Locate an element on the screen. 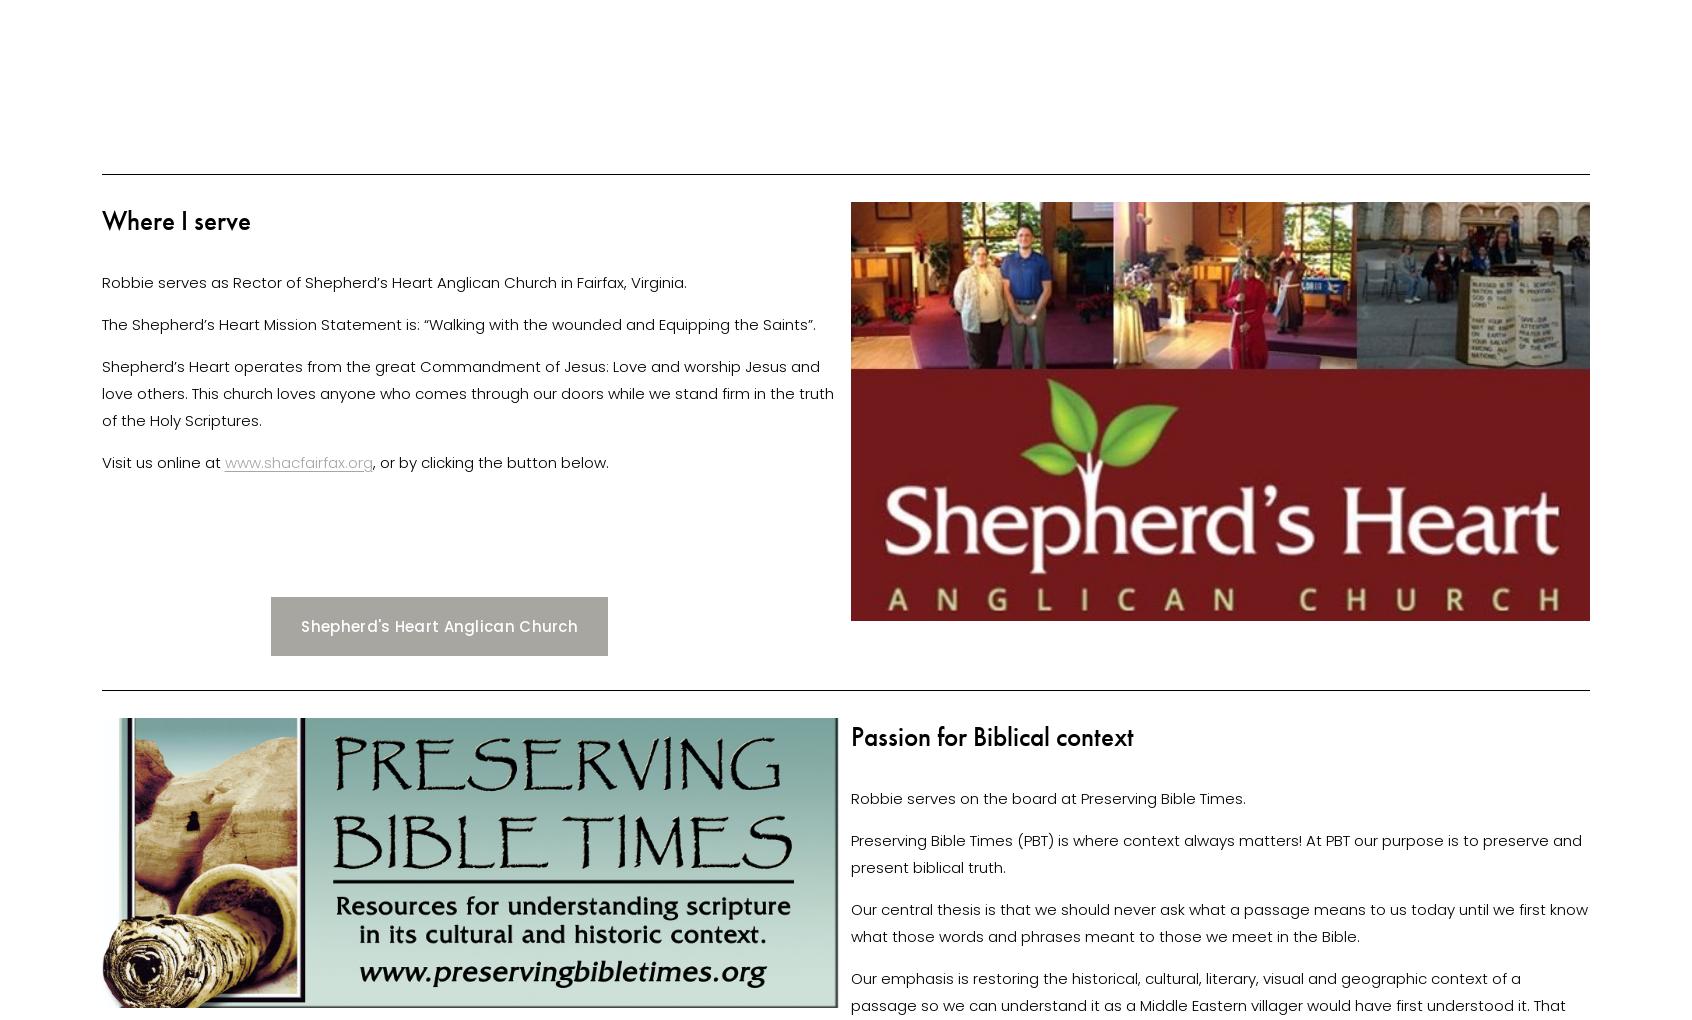  ', or by clicking the button below.' is located at coordinates (491, 460).